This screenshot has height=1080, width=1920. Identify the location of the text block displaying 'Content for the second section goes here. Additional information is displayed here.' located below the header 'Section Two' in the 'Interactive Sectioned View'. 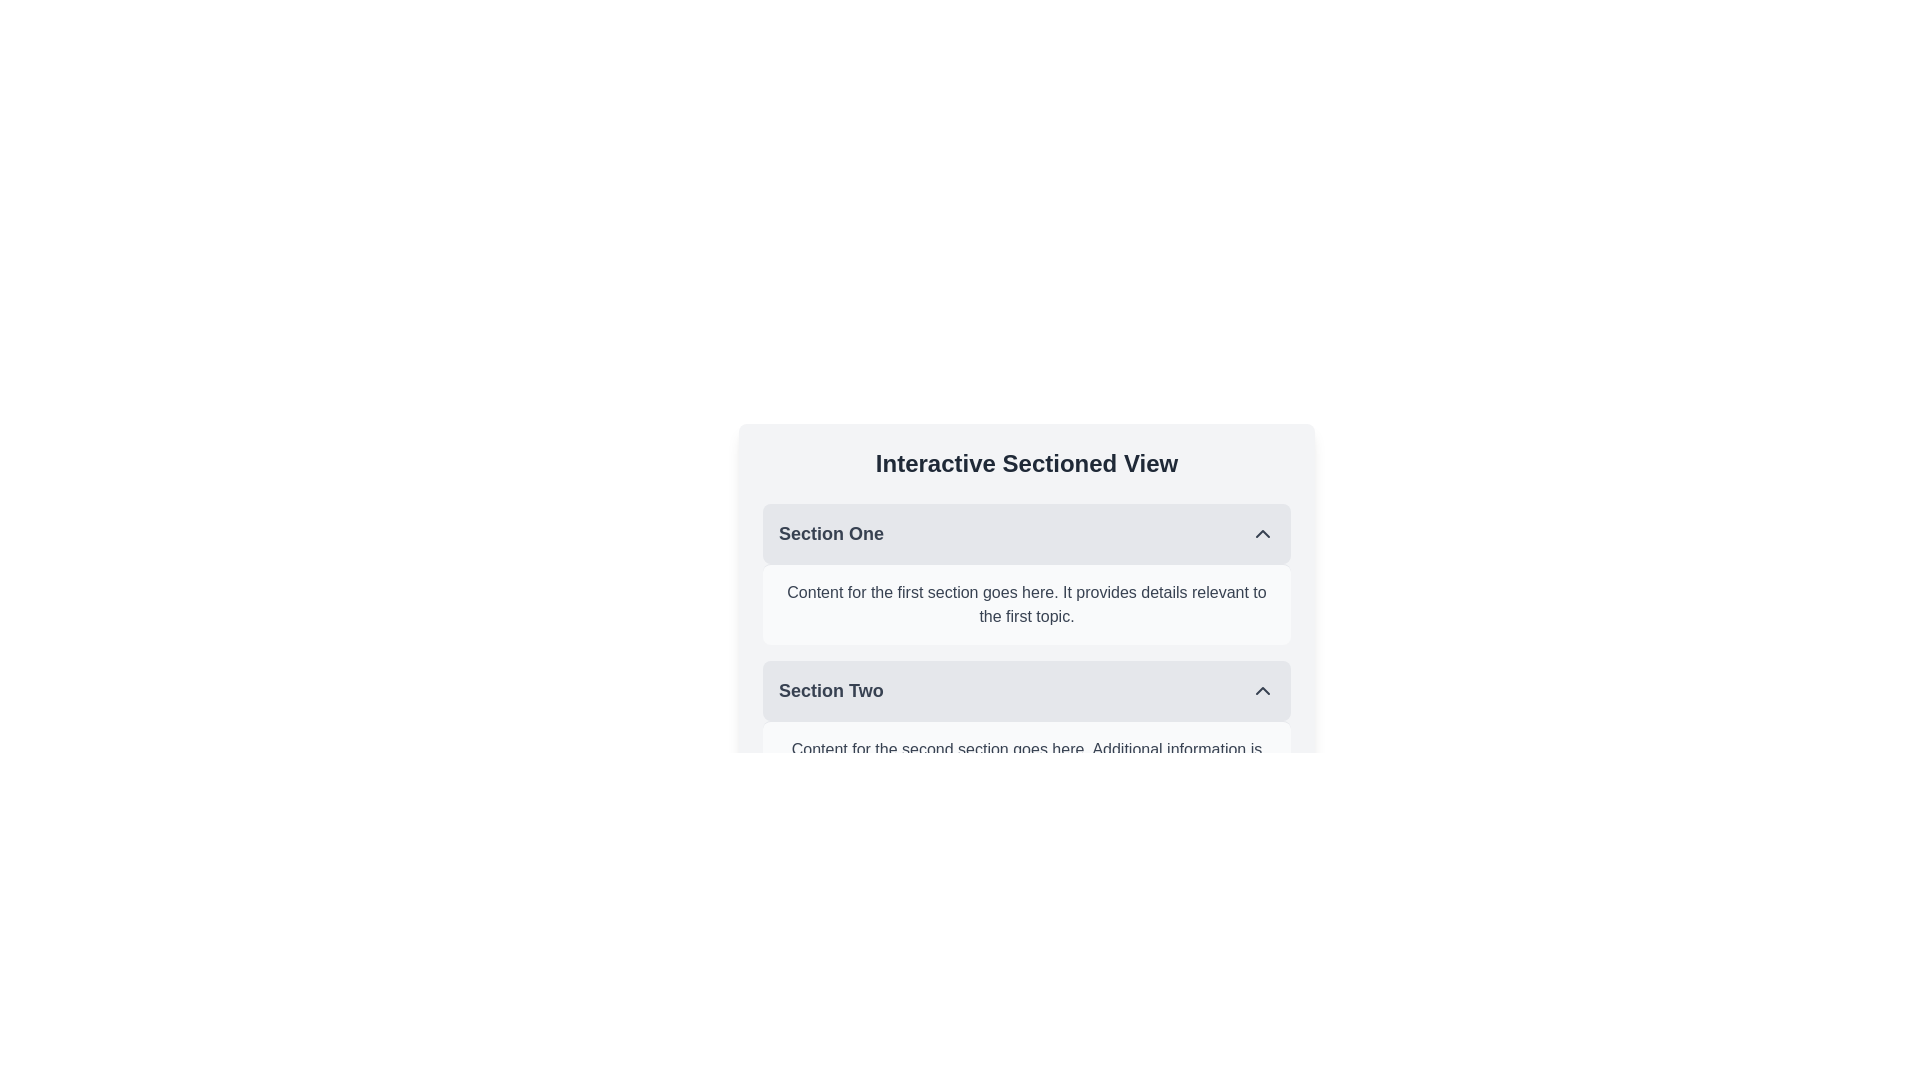
(1027, 760).